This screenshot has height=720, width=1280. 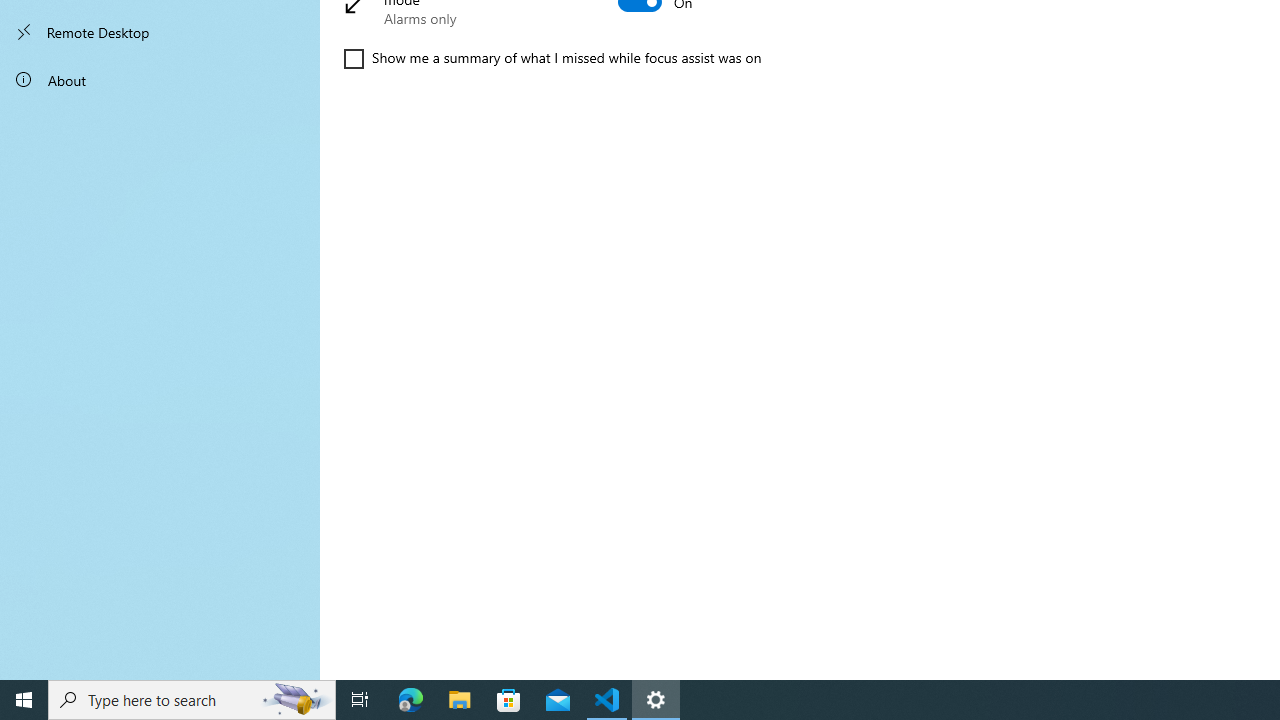 I want to click on 'Type here to search', so click(x=192, y=698).